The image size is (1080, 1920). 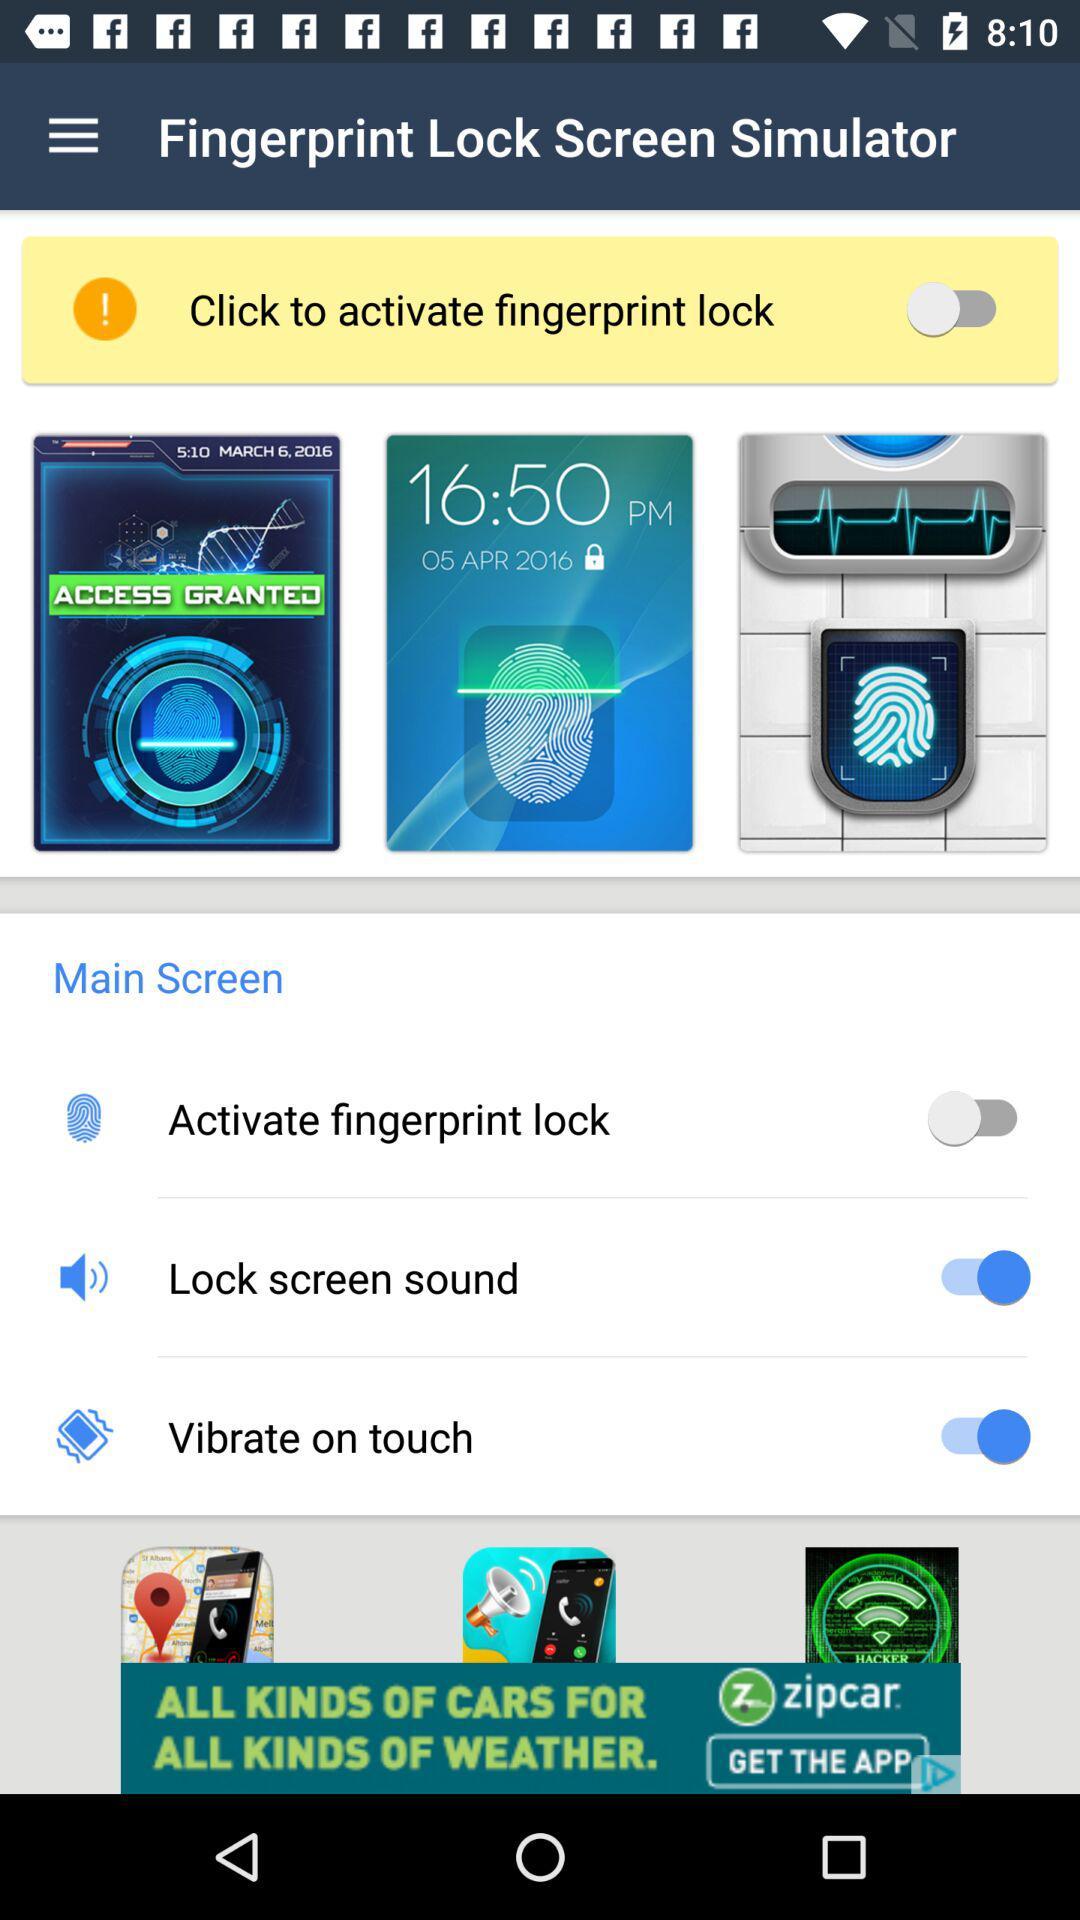 I want to click on on off button, so click(x=978, y=1275).